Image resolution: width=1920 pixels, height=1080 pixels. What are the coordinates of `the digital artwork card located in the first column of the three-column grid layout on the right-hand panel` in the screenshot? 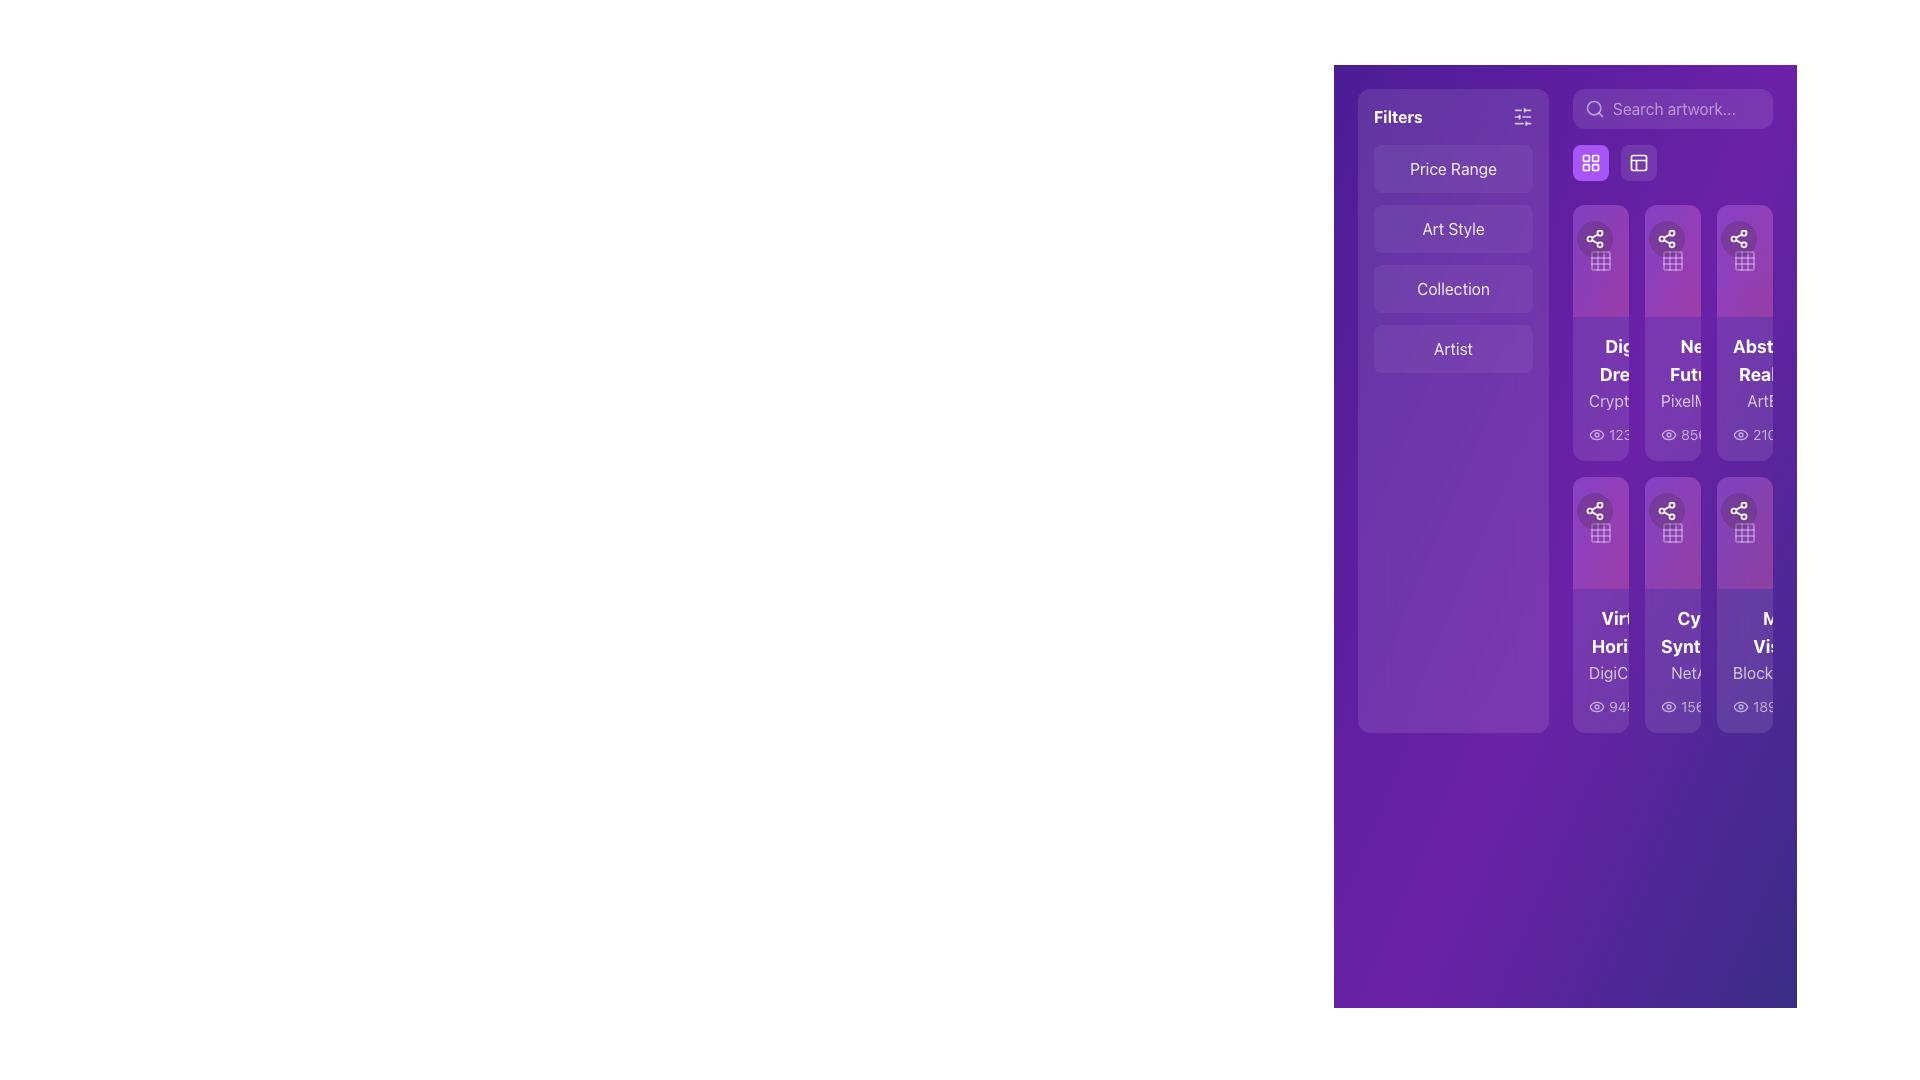 It's located at (1601, 331).